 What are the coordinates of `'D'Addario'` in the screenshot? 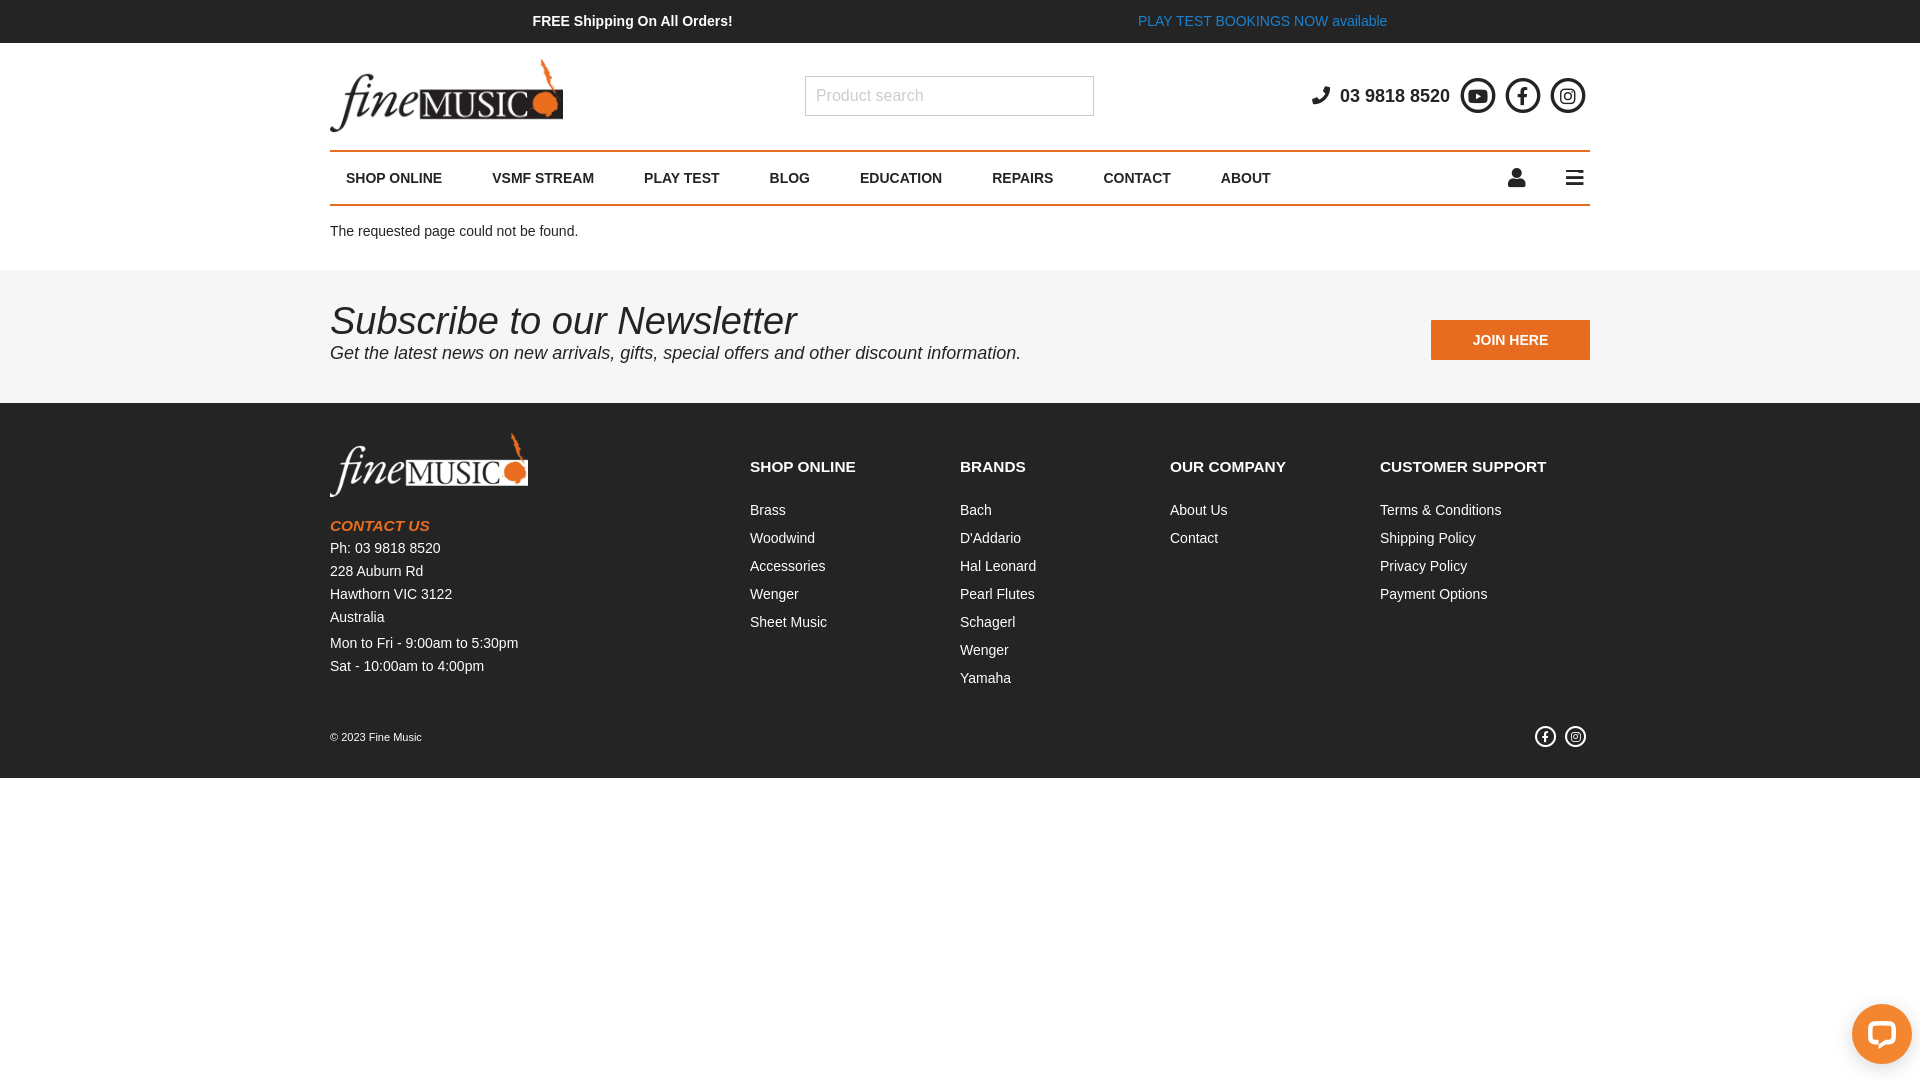 It's located at (990, 536).